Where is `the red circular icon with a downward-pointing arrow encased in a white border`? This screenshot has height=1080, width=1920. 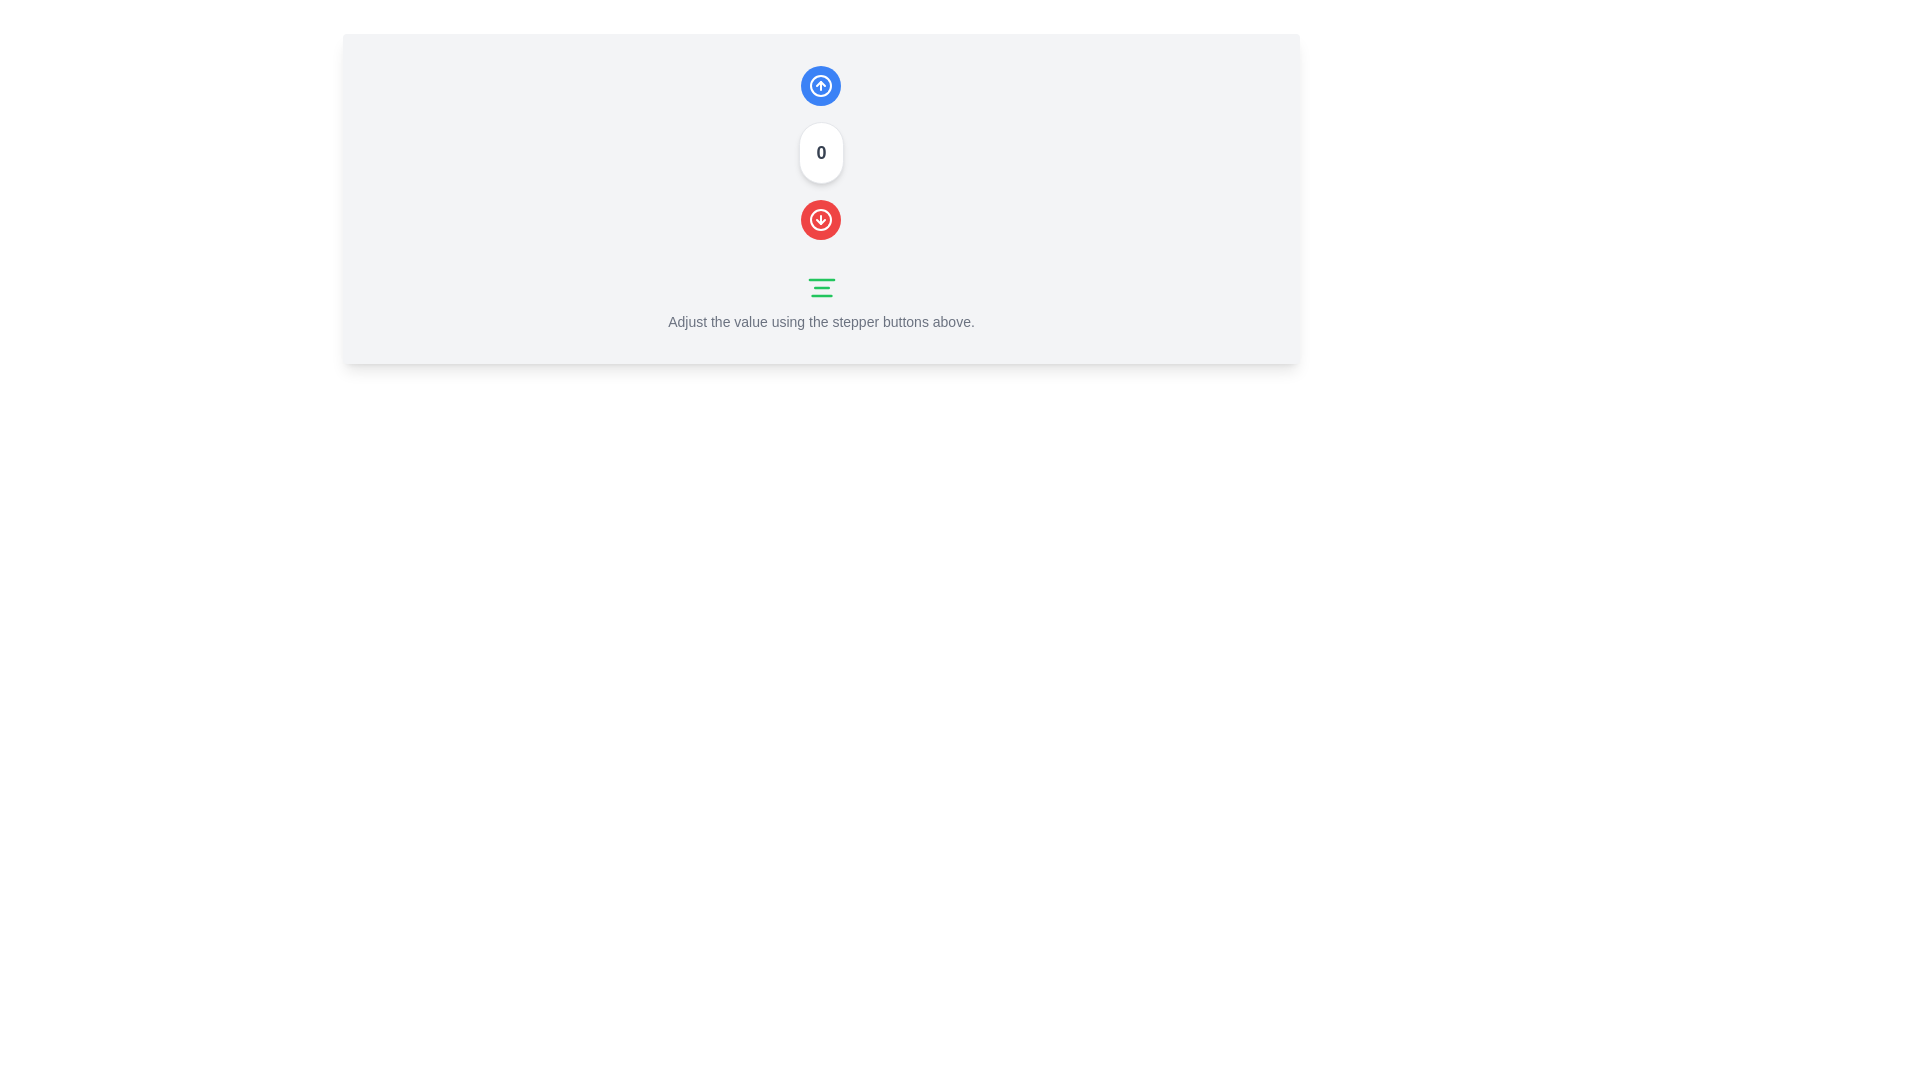 the red circular icon with a downward-pointing arrow encased in a white border is located at coordinates (821, 219).